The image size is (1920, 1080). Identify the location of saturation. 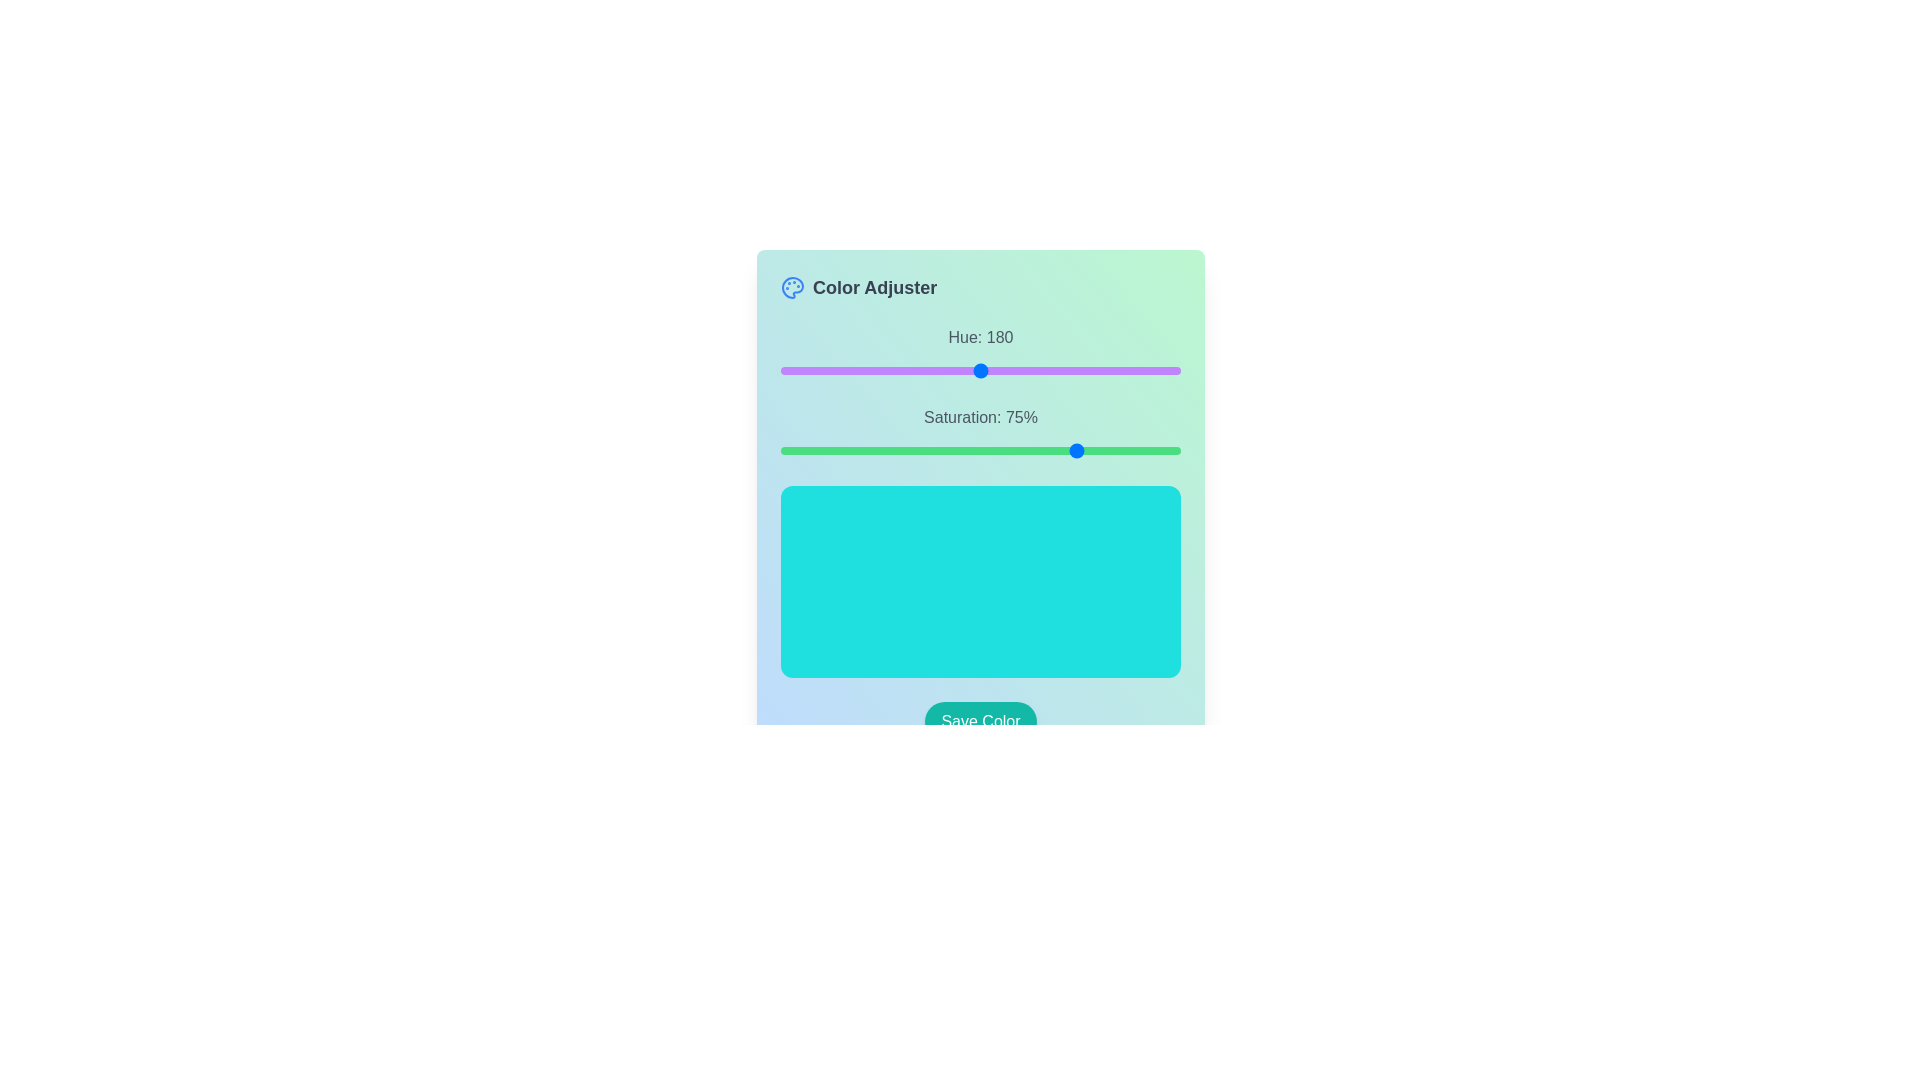
(1121, 451).